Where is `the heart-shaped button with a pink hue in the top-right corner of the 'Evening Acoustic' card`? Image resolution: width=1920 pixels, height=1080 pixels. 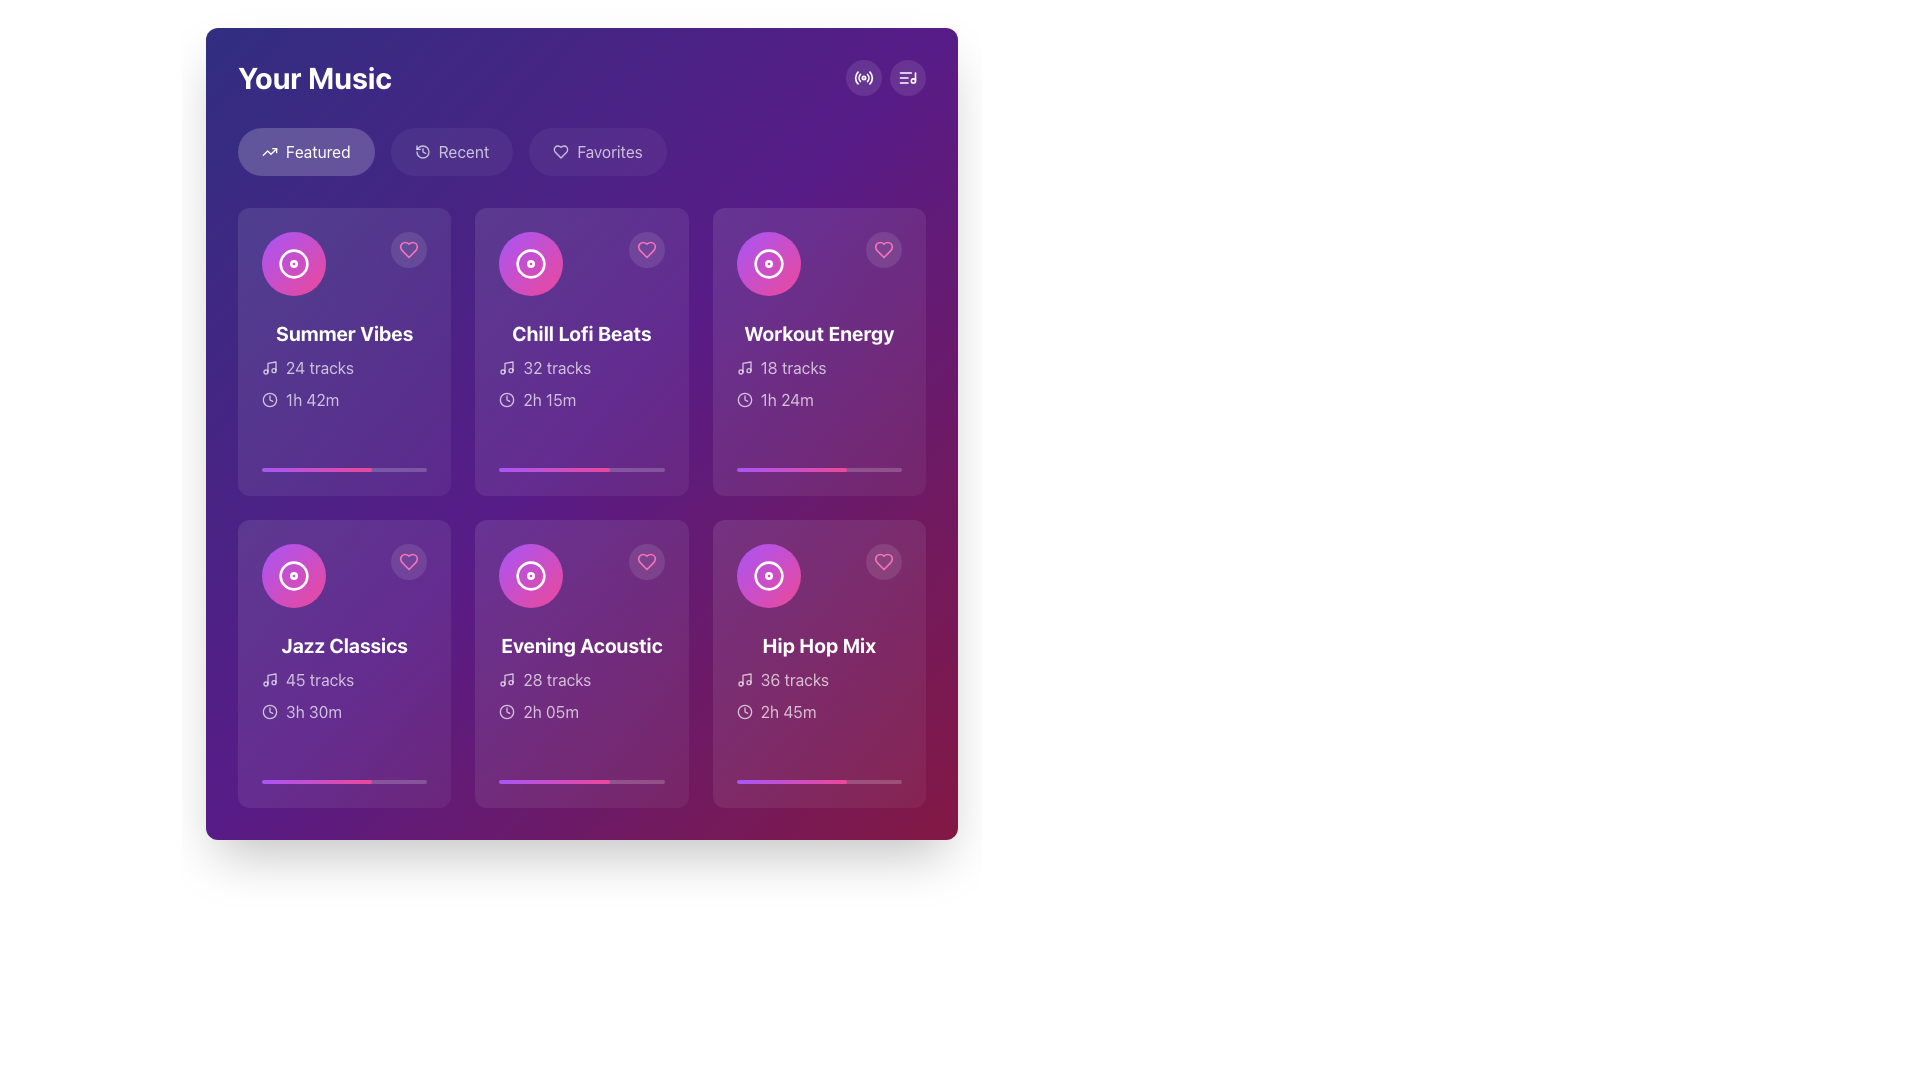
the heart-shaped button with a pink hue in the top-right corner of the 'Evening Acoustic' card is located at coordinates (646, 562).